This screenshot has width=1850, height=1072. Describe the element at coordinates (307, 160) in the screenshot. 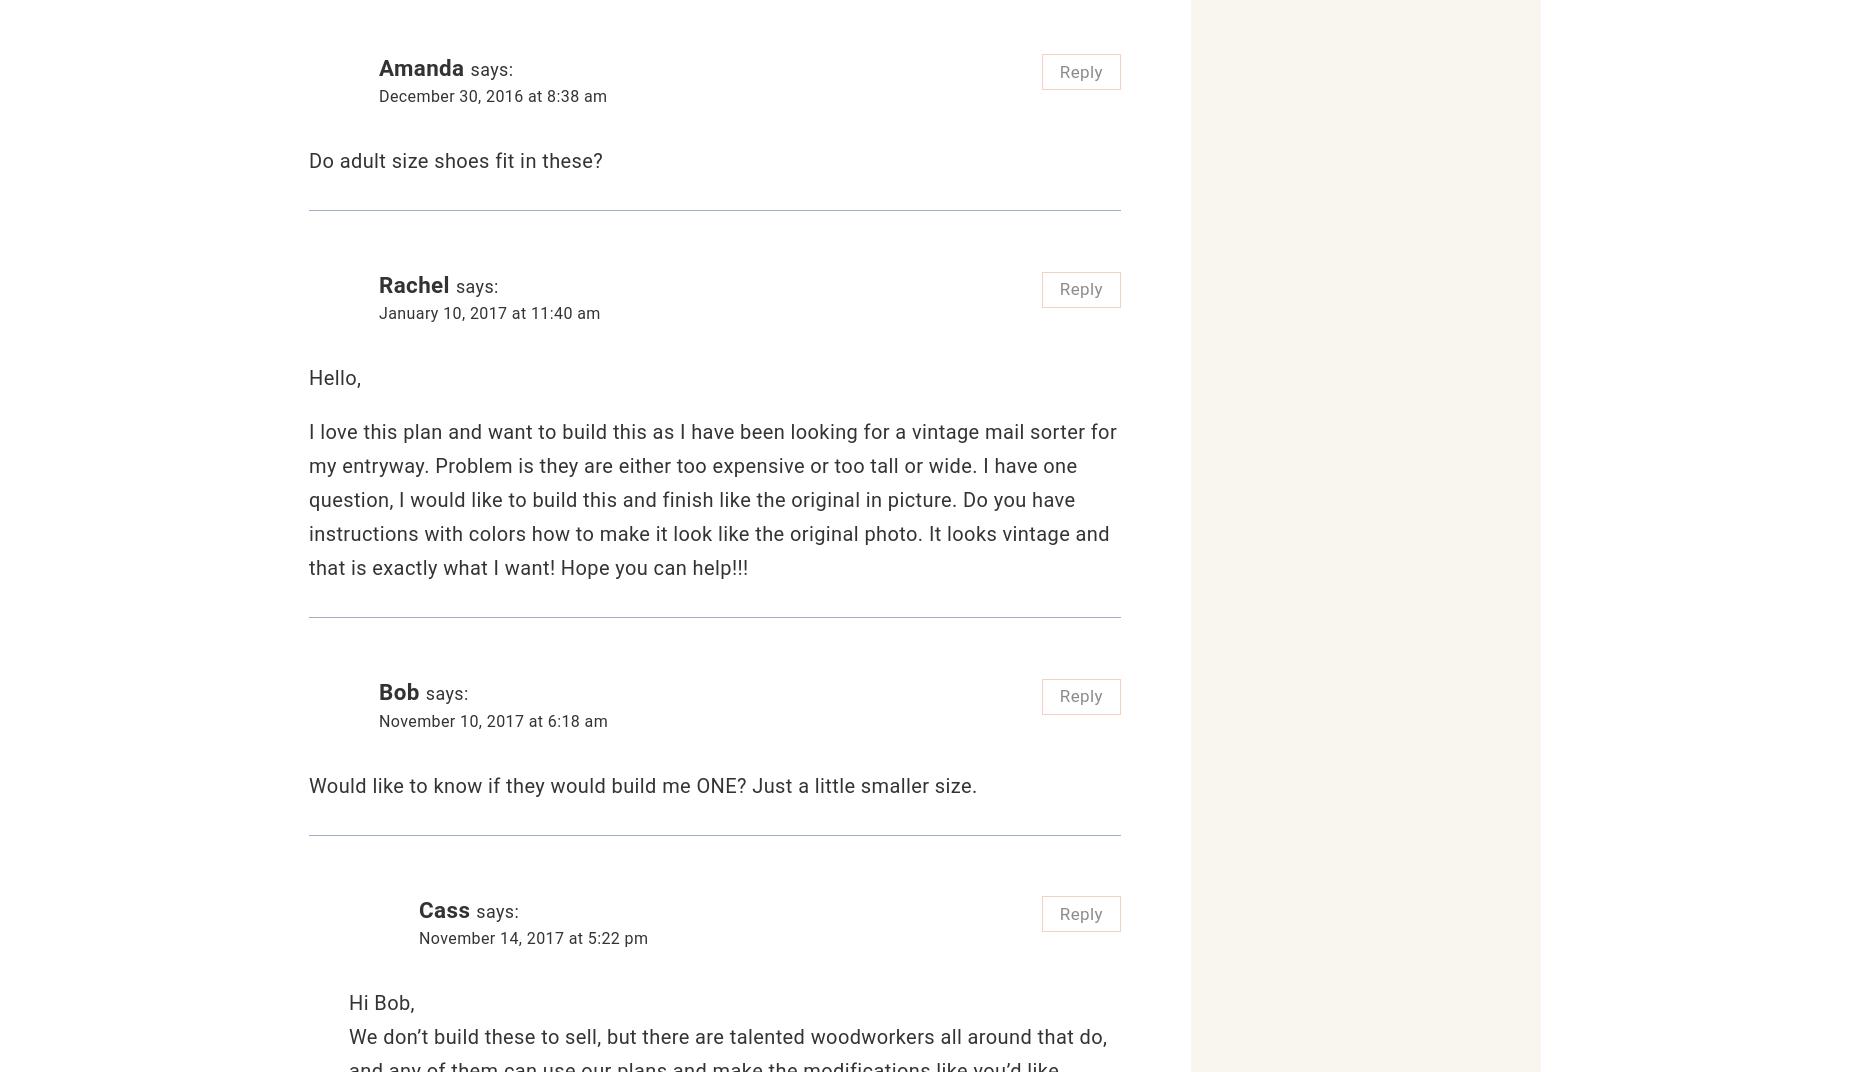

I see `'Do adult size shoes fit in these?'` at that location.